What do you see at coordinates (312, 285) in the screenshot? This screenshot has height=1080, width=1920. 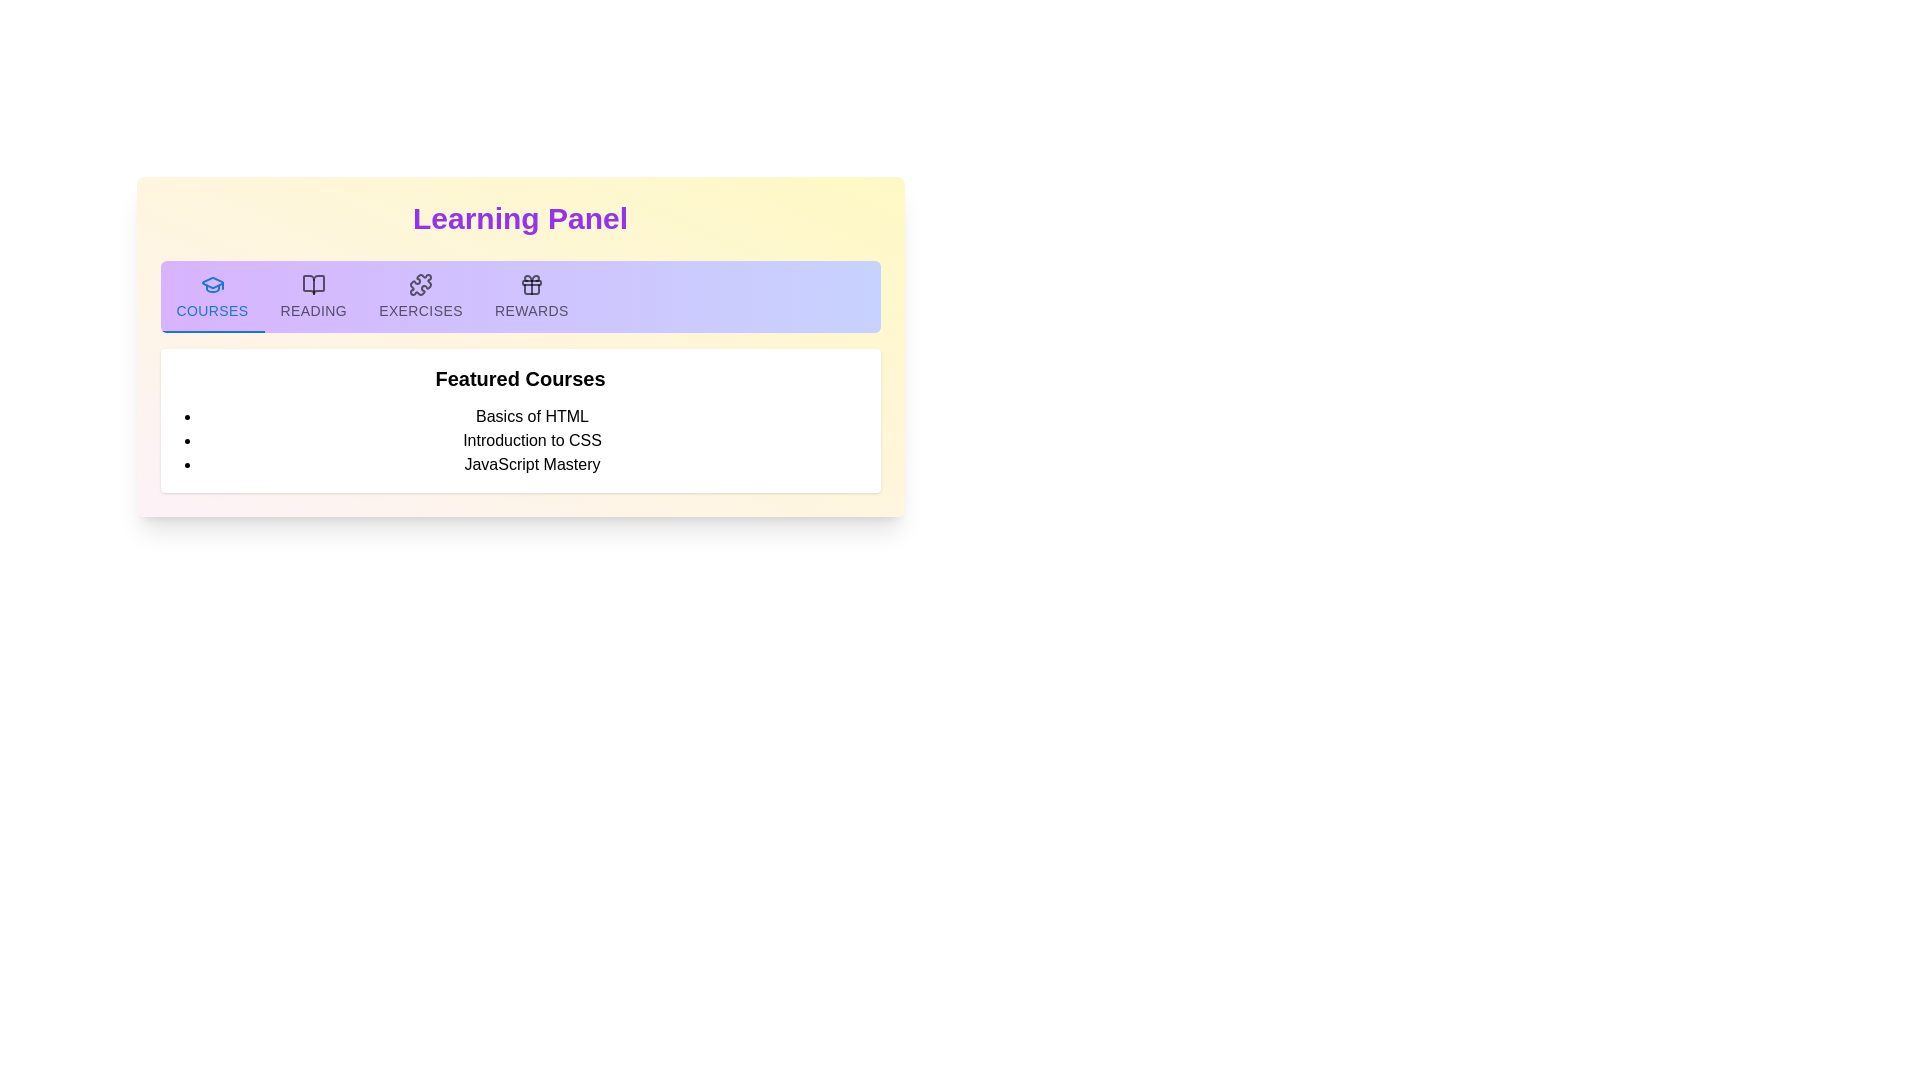 I see `the open book icon in the row of tab-like icons at the top of the interface` at bounding box center [312, 285].